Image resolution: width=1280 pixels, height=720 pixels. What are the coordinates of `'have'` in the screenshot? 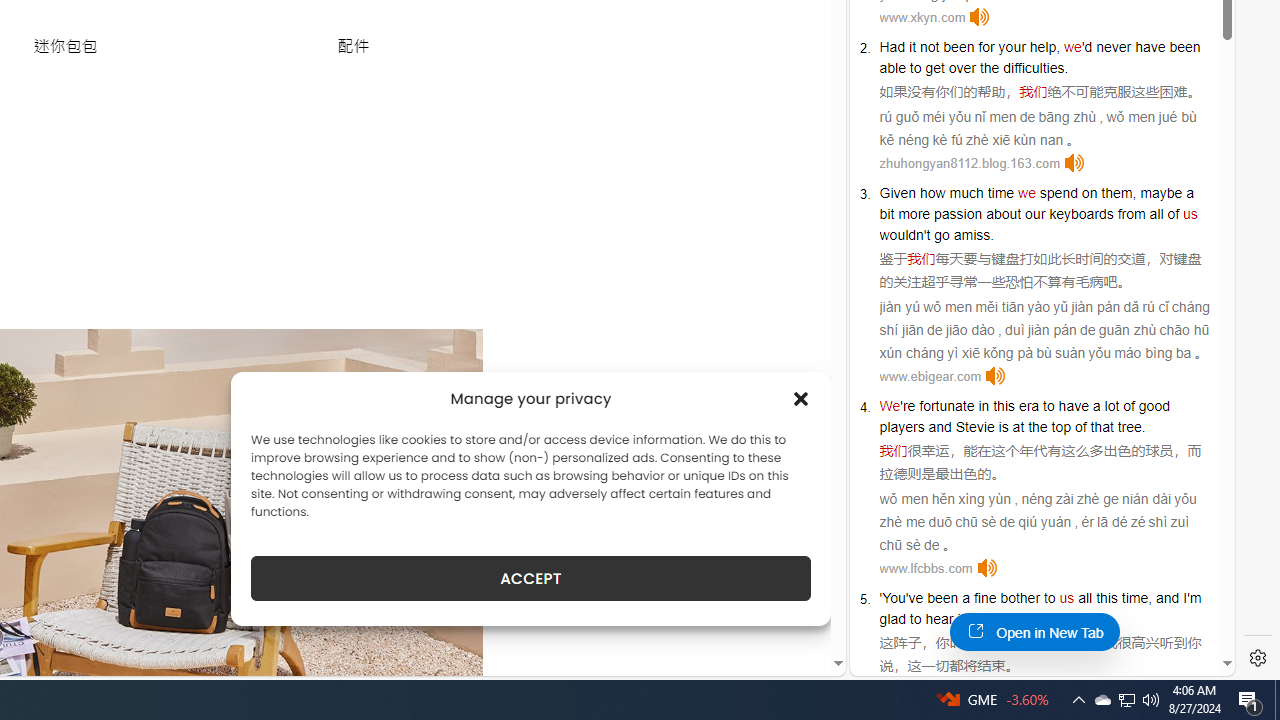 It's located at (1072, 405).